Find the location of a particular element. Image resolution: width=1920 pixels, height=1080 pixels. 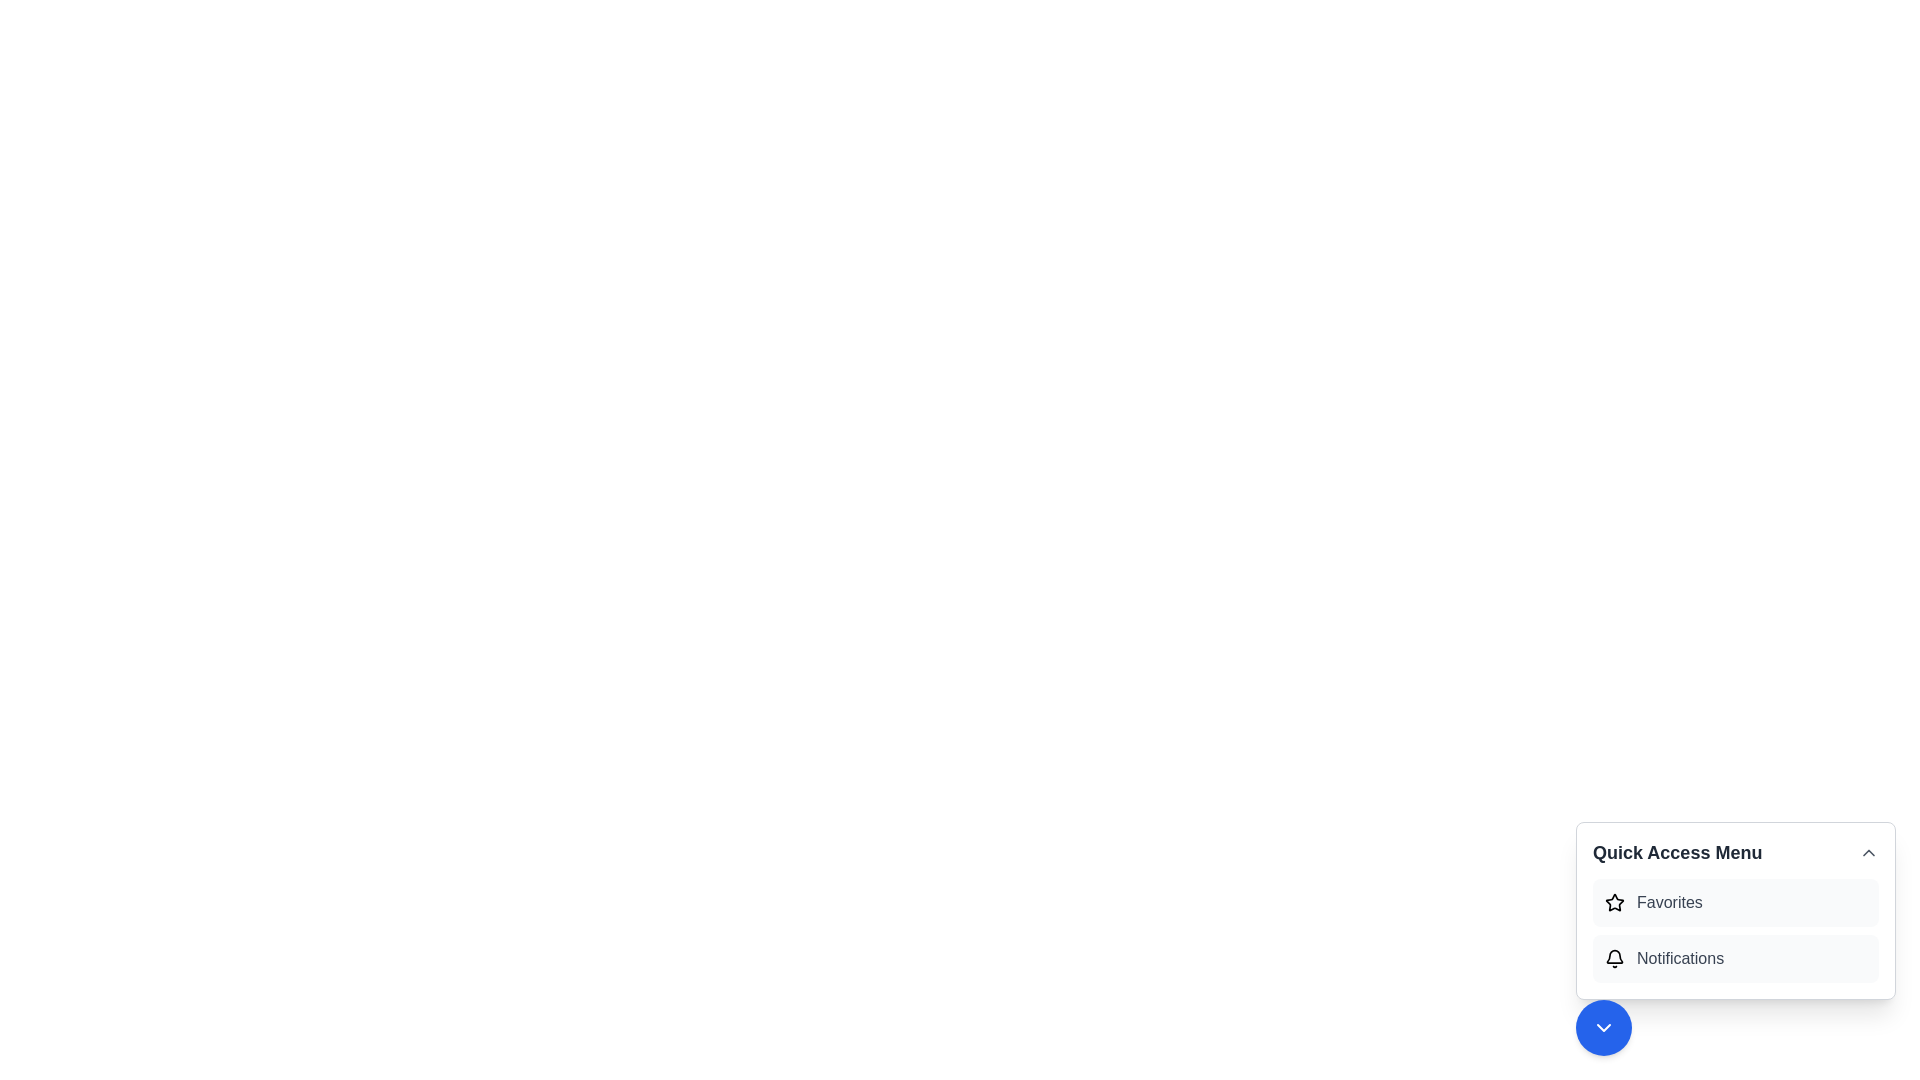

the Text label that serves as the title for the dropdown menu interface for accessibility is located at coordinates (1677, 852).